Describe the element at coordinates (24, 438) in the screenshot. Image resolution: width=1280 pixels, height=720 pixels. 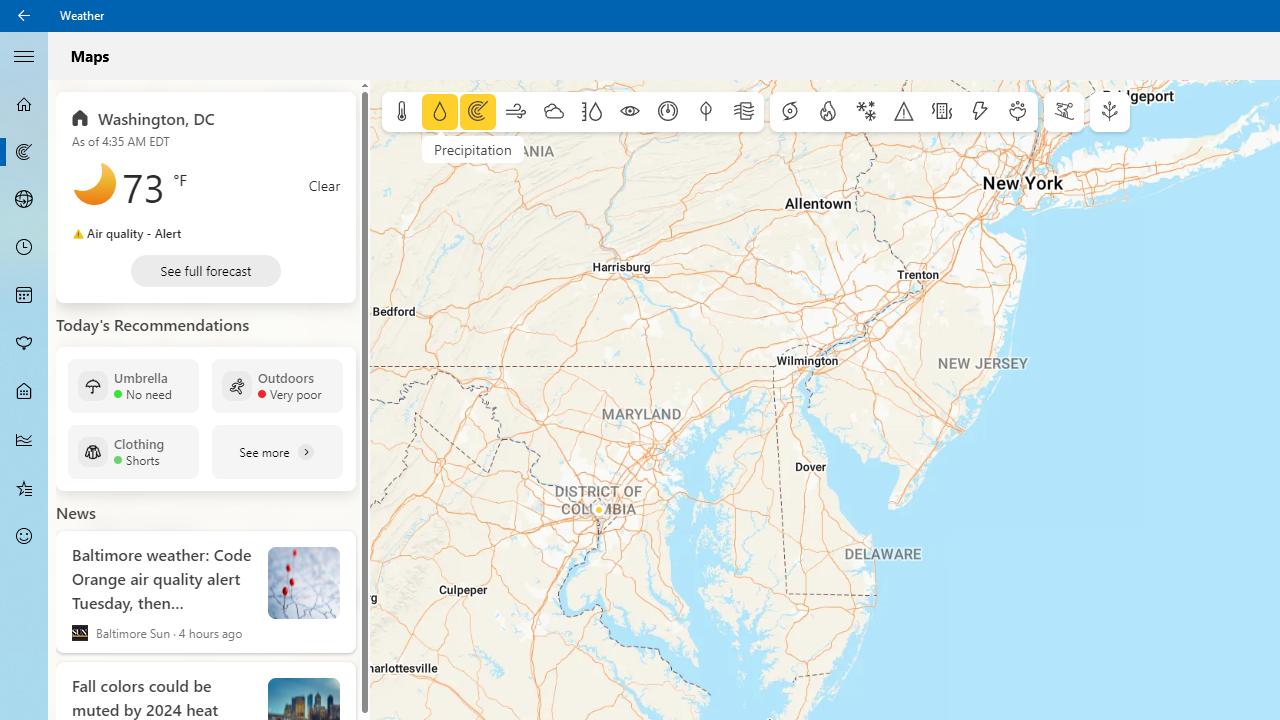
I see `'Historical Weather - Not Selected'` at that location.